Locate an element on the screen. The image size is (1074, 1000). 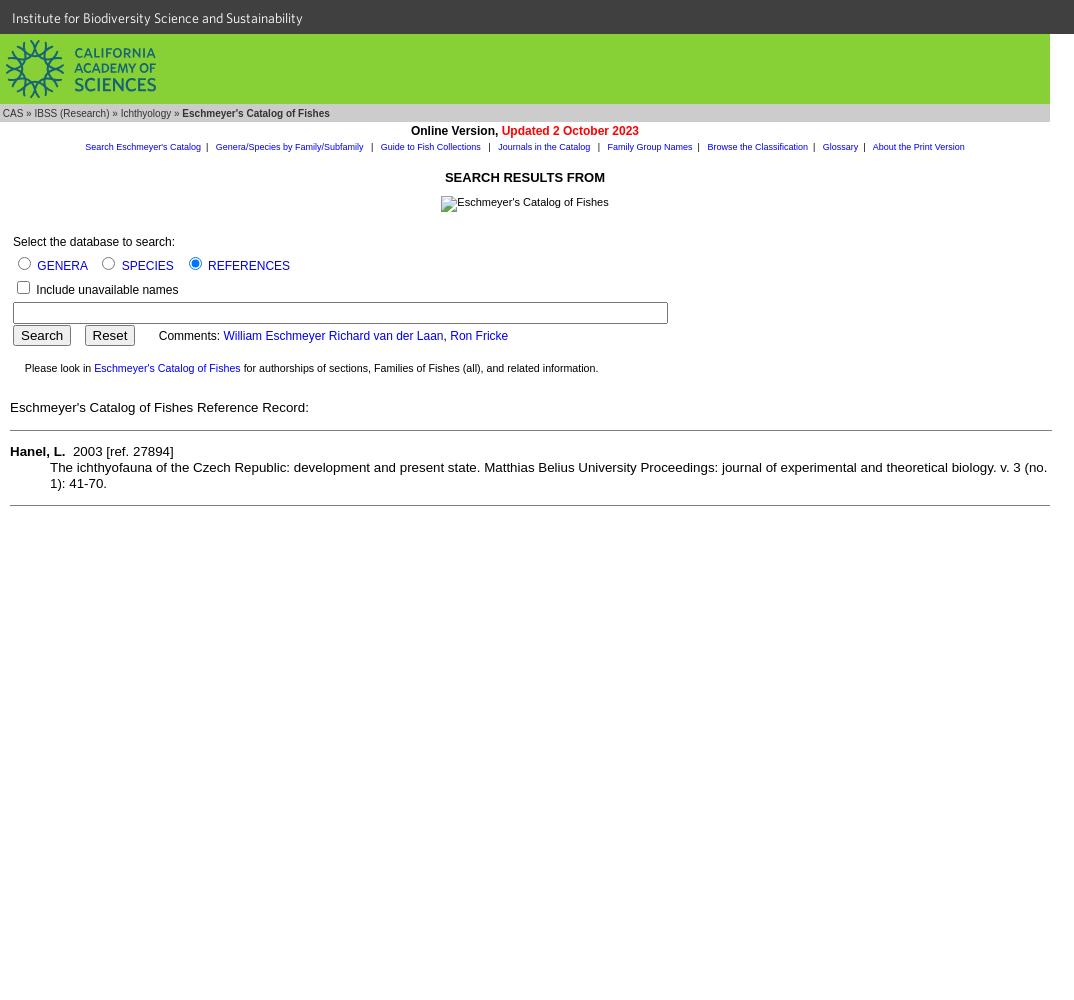
'Family Group Names' is located at coordinates (607, 147).